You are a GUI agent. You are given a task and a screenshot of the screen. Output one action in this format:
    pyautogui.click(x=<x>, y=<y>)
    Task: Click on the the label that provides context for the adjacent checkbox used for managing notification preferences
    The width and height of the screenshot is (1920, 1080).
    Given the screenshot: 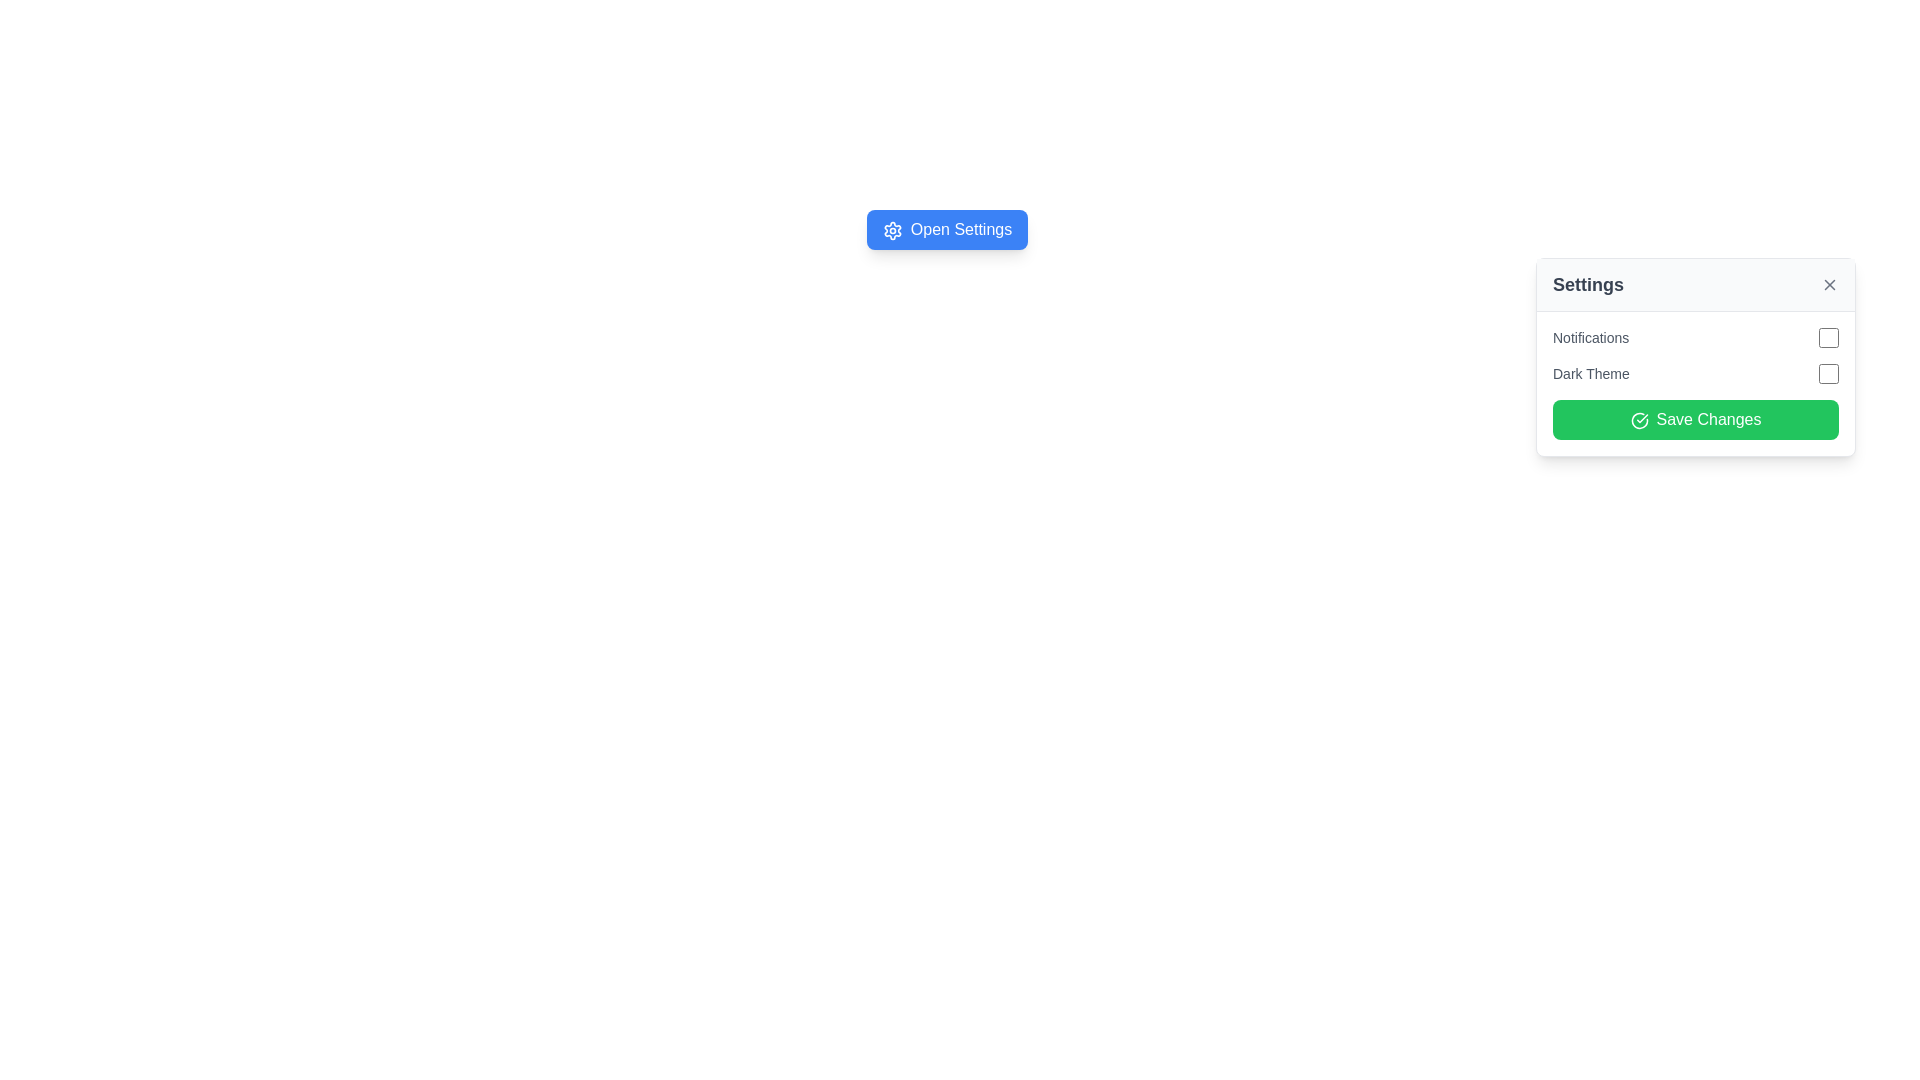 What is the action you would take?
    pyautogui.click(x=1590, y=337)
    